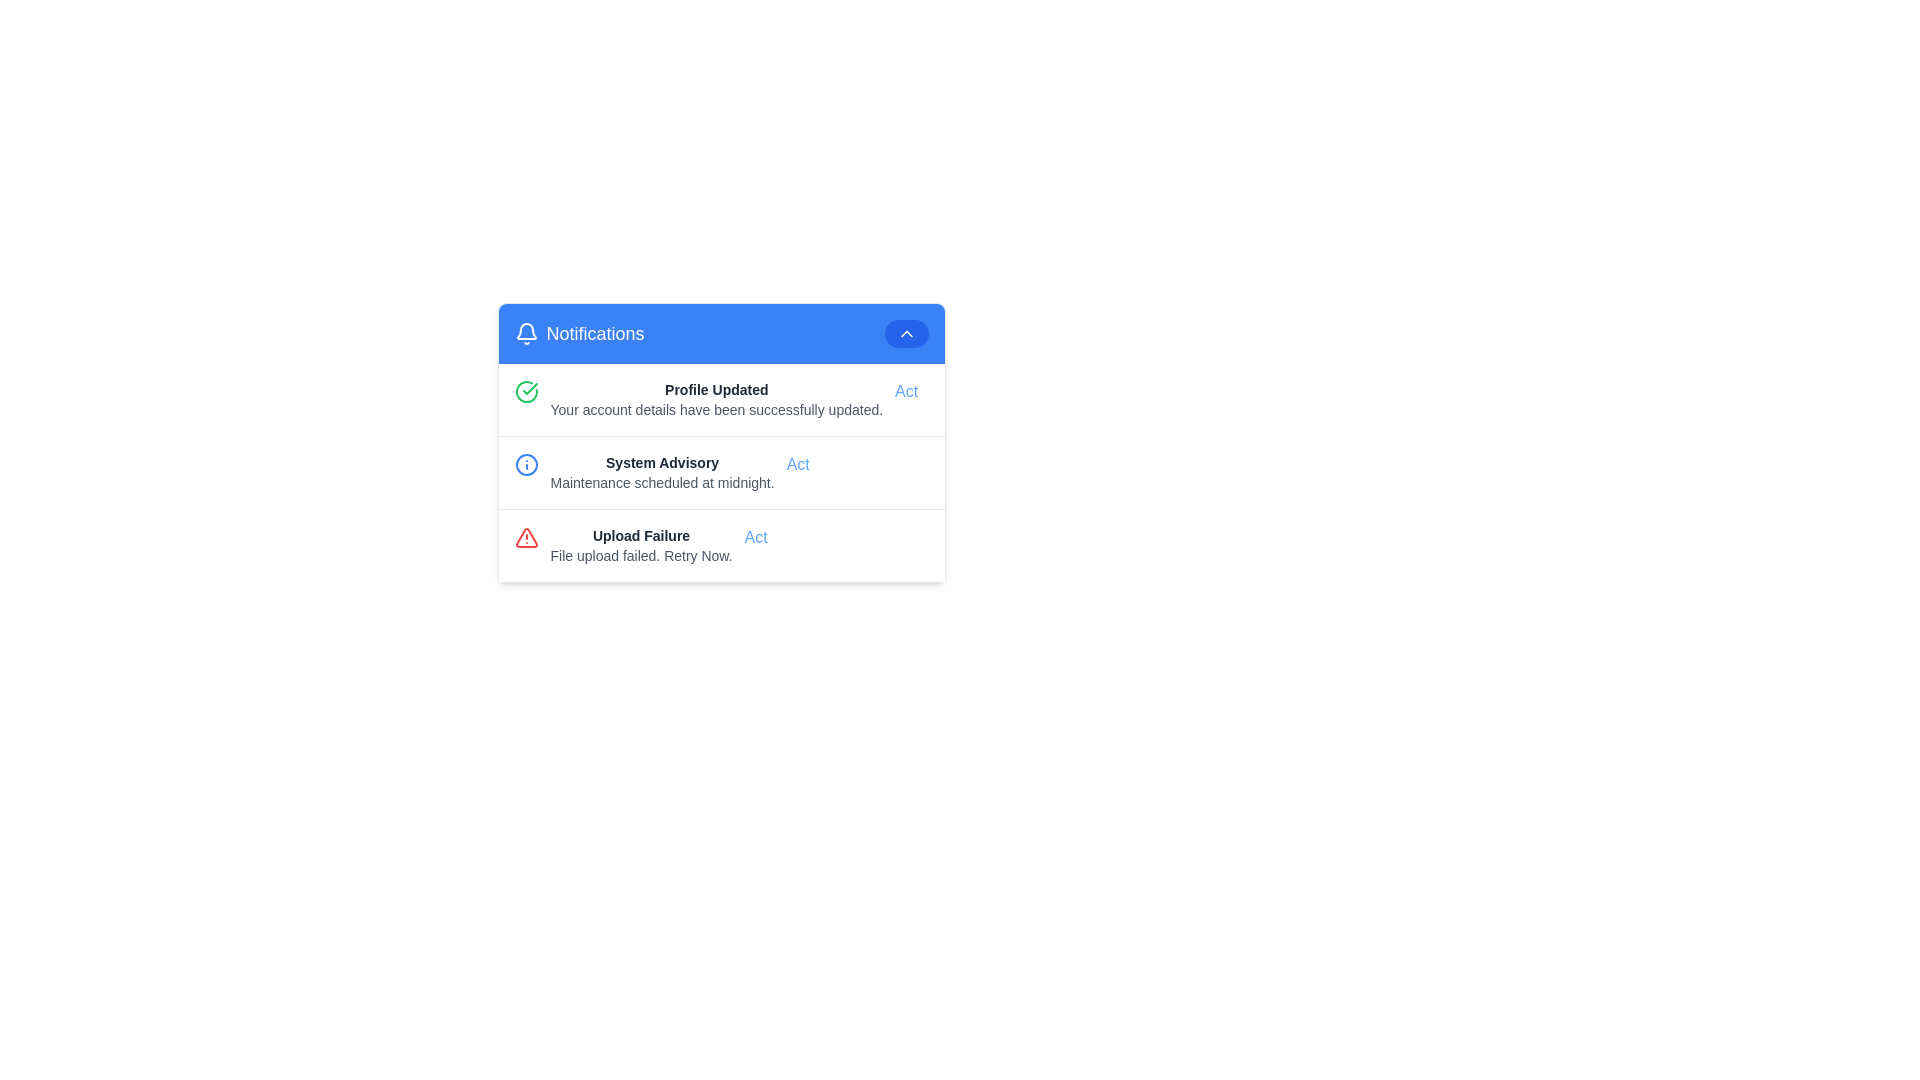  What do you see at coordinates (526, 536) in the screenshot?
I see `the alert icon located at the beginning of the 'Upload Failure' notification row to get more details about the issue` at bounding box center [526, 536].